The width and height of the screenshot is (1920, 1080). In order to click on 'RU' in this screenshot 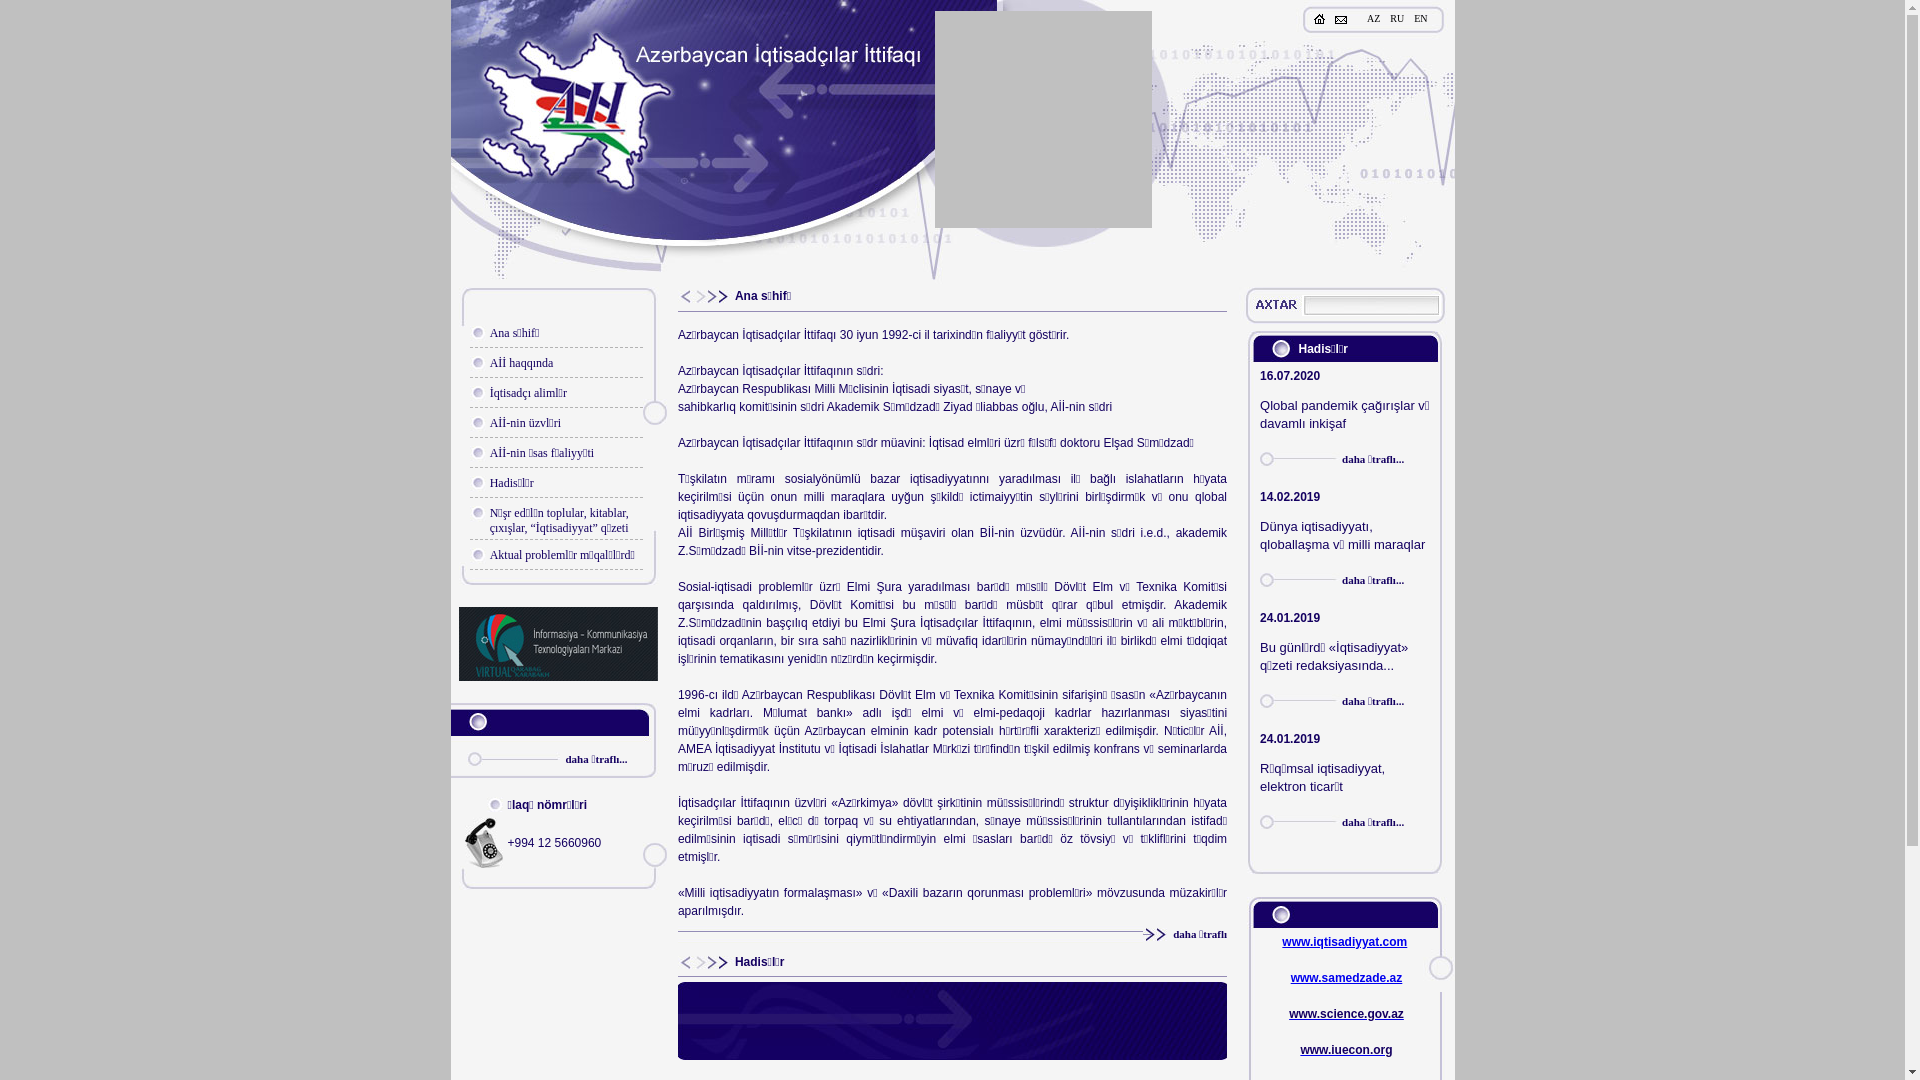, I will do `click(1395, 18)`.